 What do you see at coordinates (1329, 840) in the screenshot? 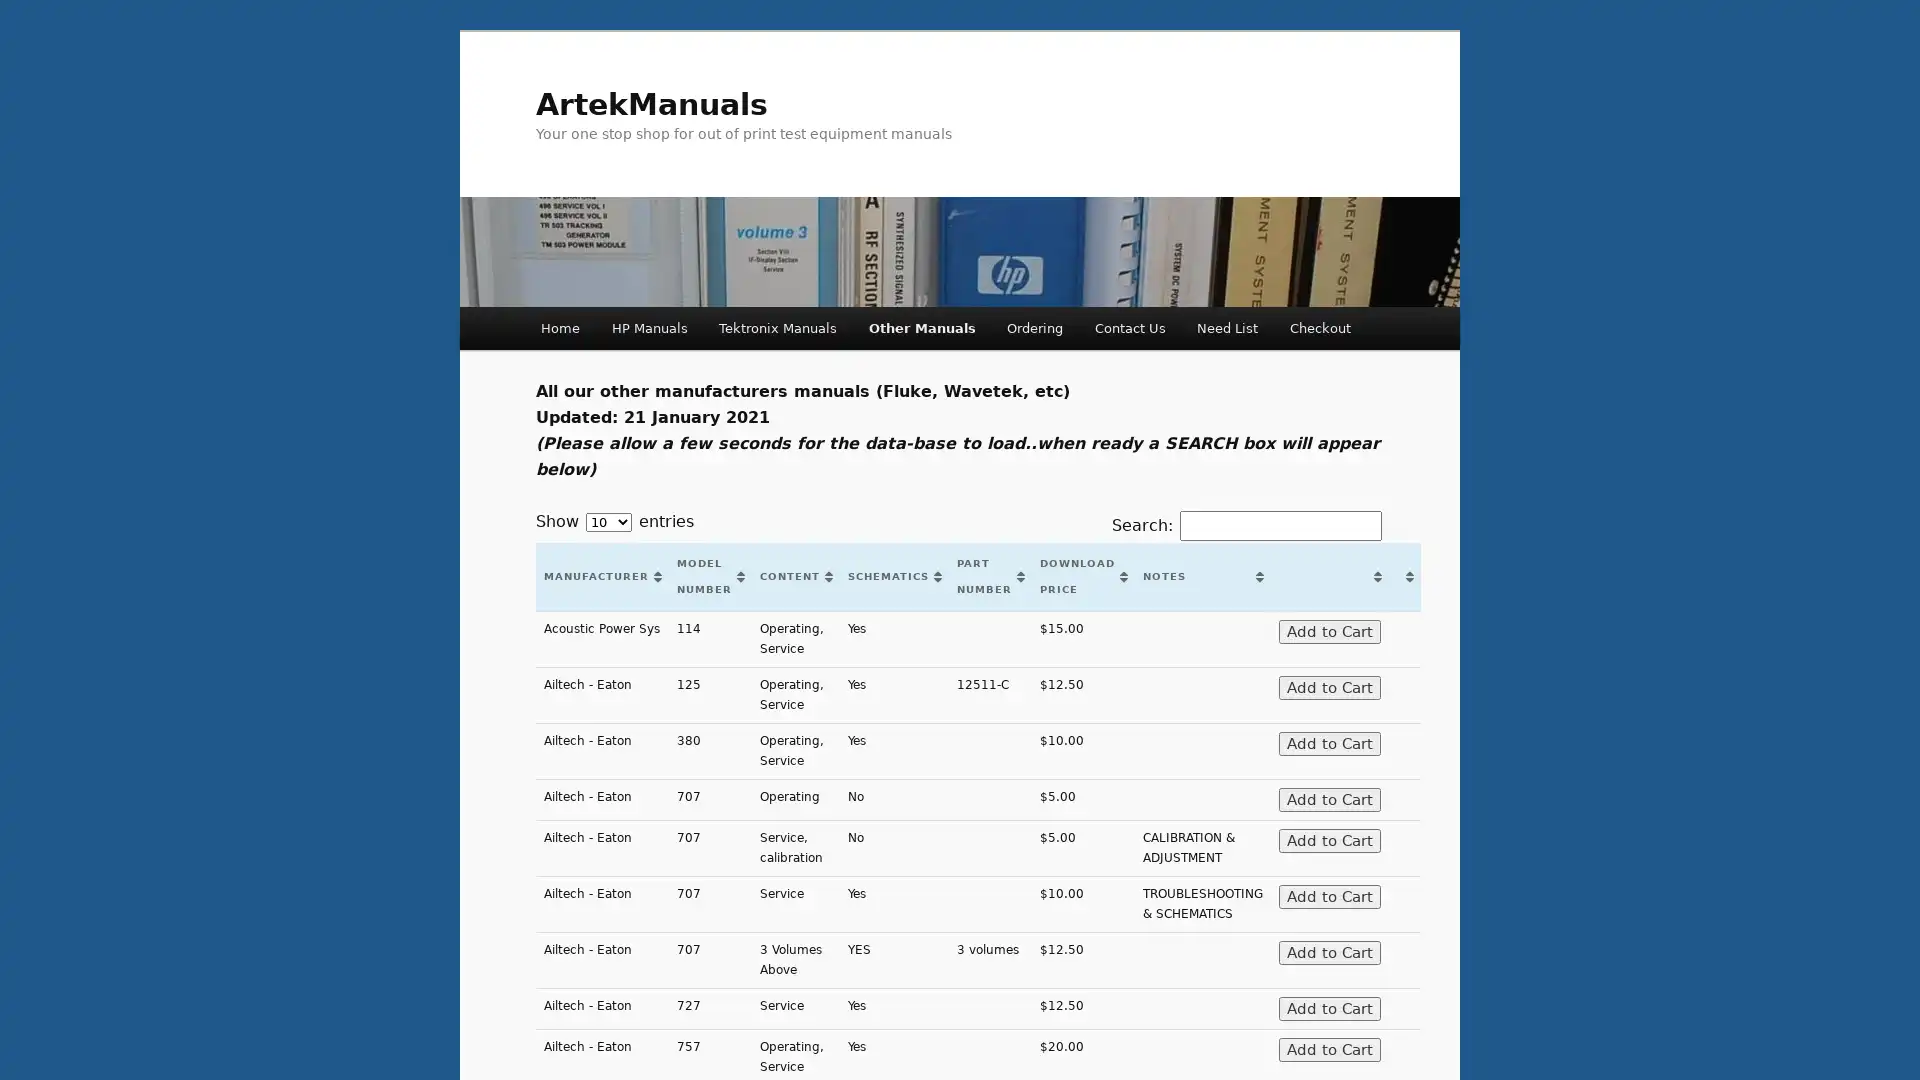
I see `Add to Cart` at bounding box center [1329, 840].